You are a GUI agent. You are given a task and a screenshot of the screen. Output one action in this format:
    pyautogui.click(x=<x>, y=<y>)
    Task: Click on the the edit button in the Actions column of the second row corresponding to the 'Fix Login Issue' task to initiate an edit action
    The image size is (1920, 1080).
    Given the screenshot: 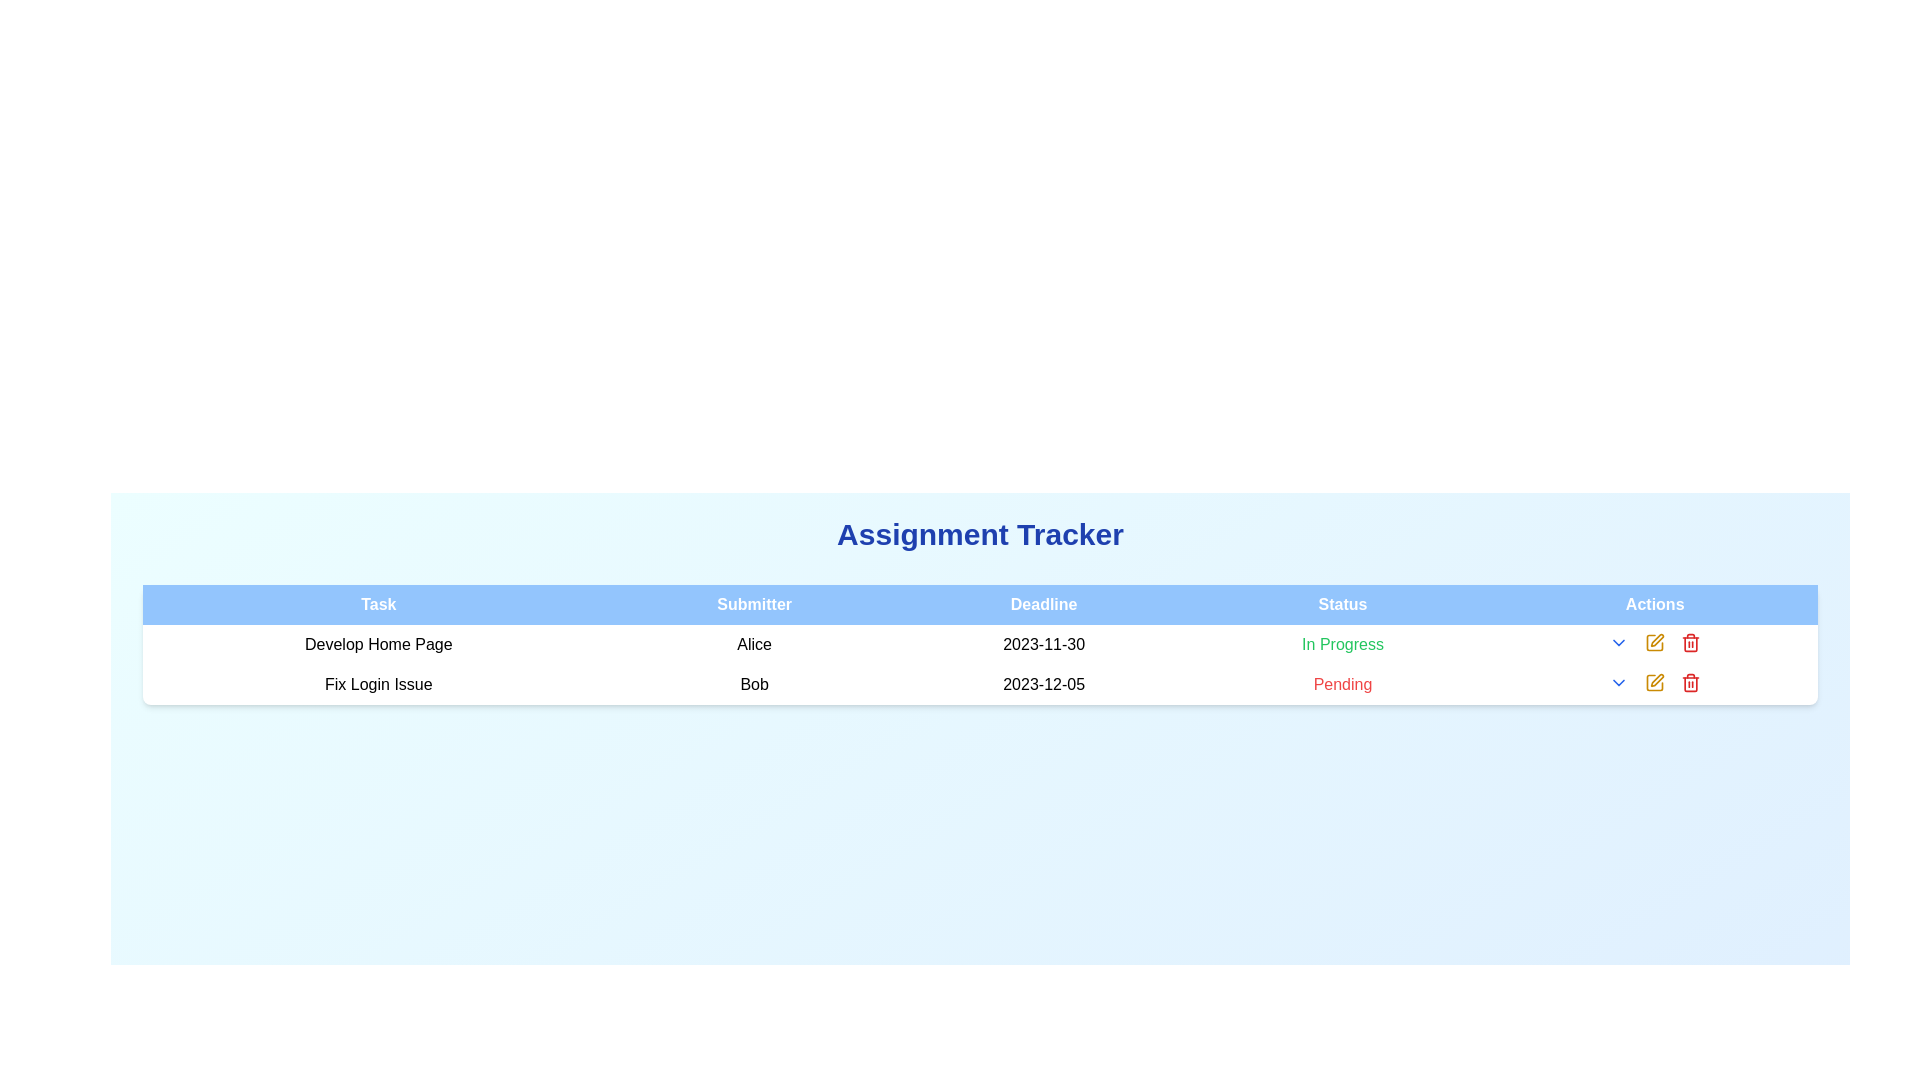 What is the action you would take?
    pyautogui.click(x=1655, y=643)
    